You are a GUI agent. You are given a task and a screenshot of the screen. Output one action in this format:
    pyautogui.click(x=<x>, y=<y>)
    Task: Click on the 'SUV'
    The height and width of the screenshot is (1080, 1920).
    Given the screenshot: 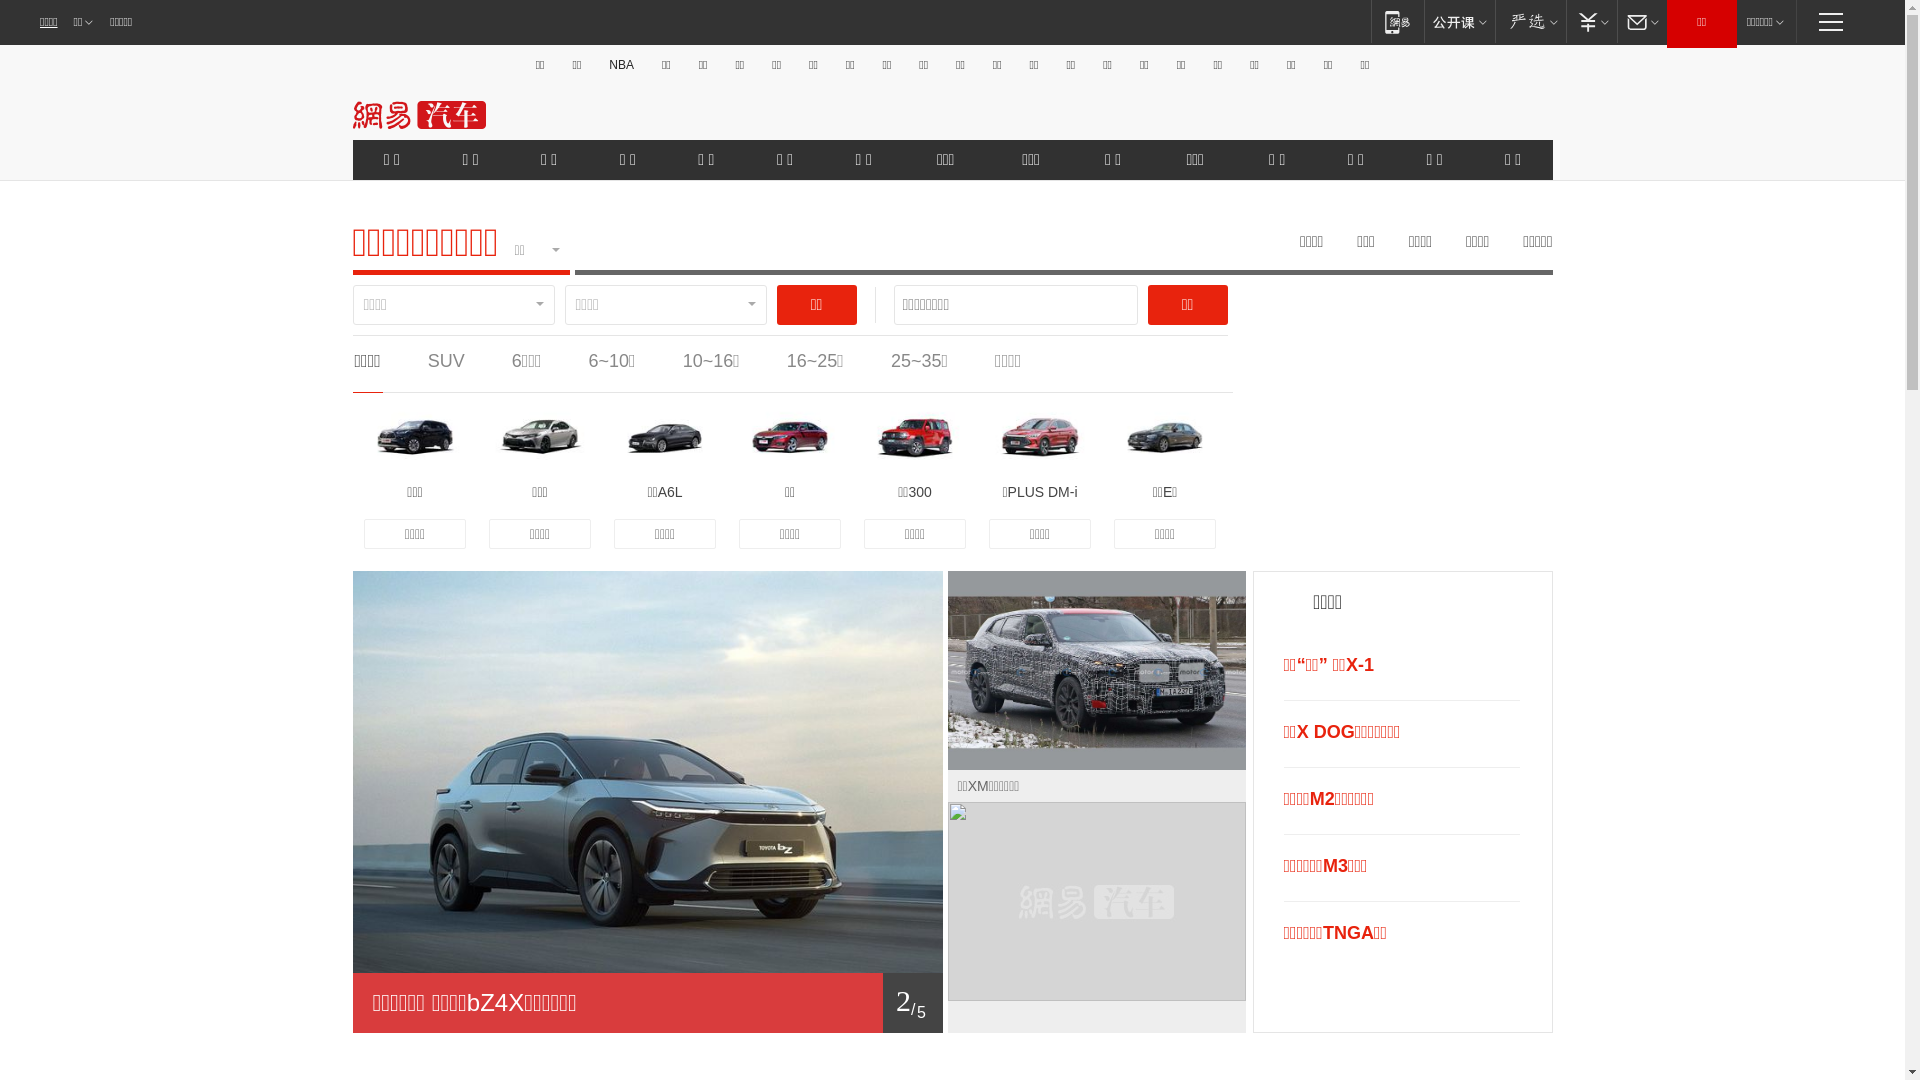 What is the action you would take?
    pyautogui.click(x=445, y=361)
    